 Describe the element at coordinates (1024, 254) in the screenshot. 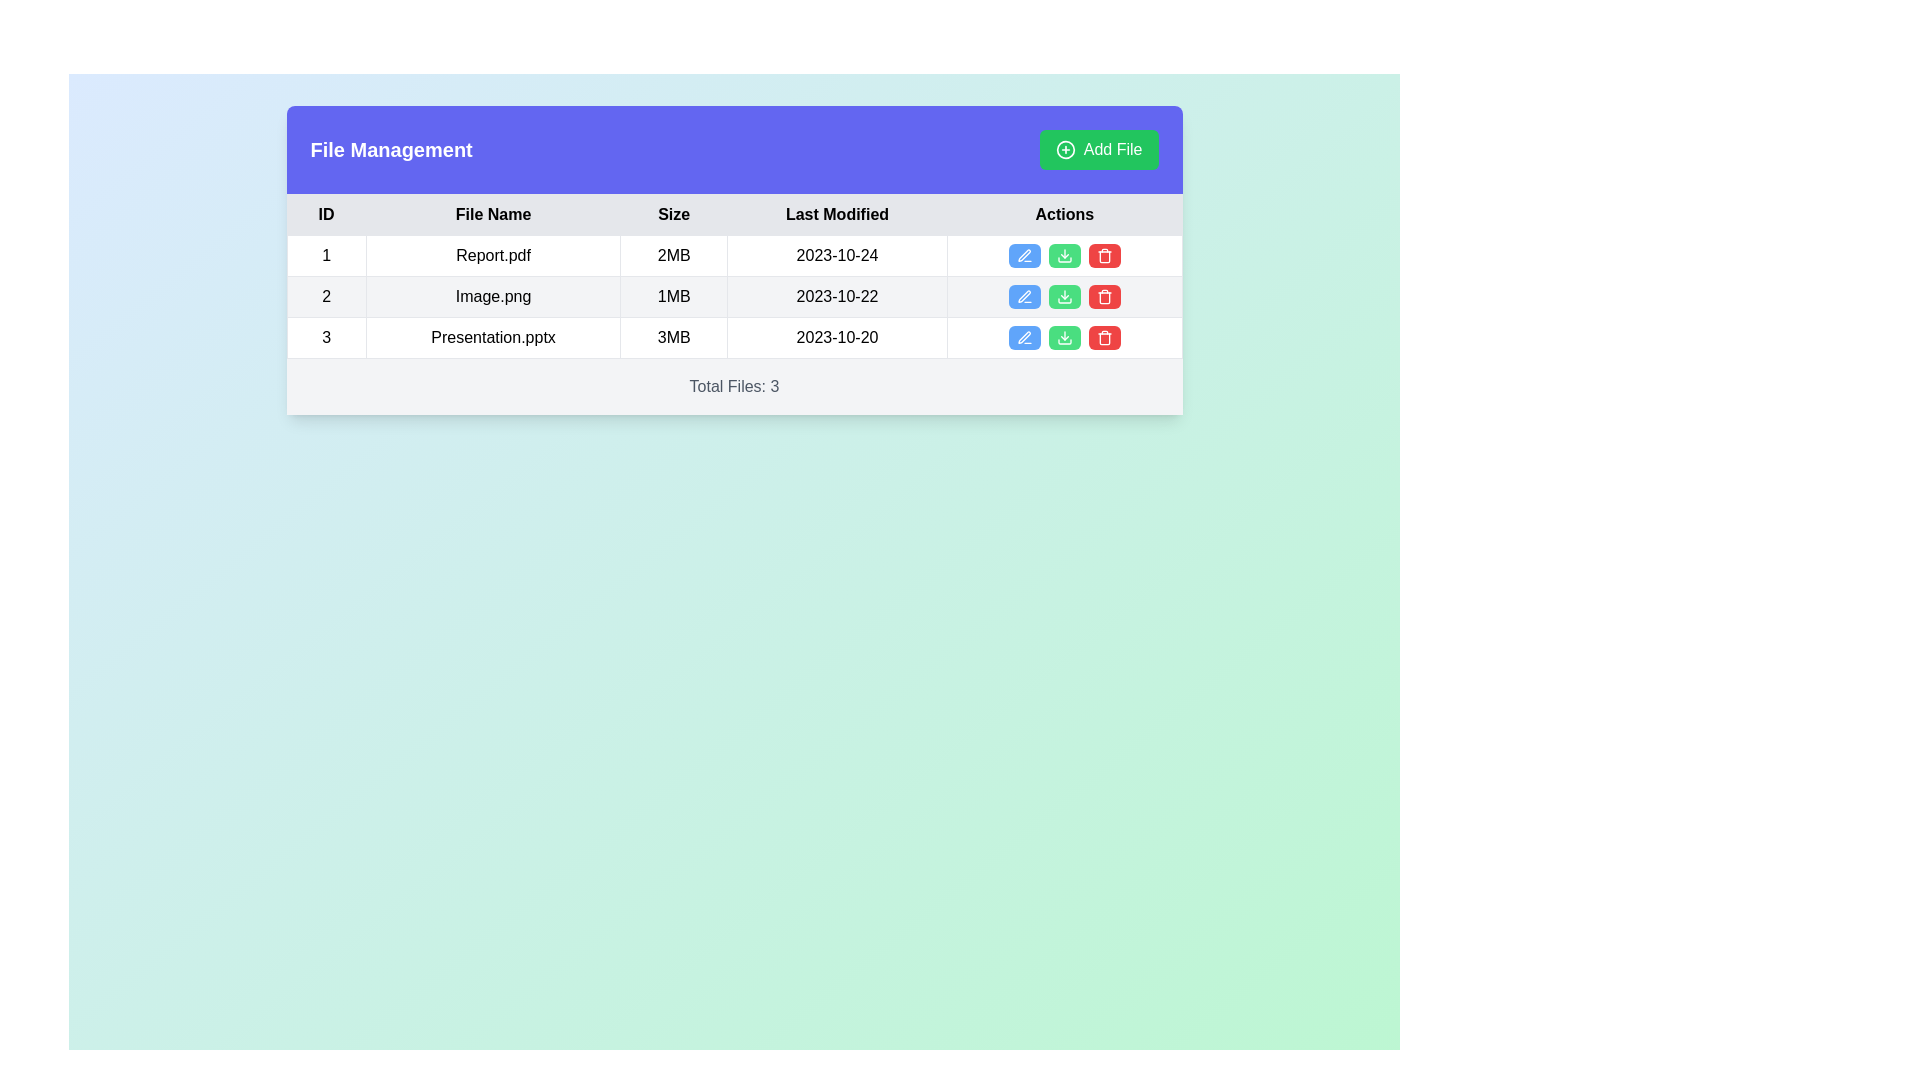

I see `the Edit Pen Icon located in the Actions column of the file management table for the file 'Image.png' to initiate editing` at that location.